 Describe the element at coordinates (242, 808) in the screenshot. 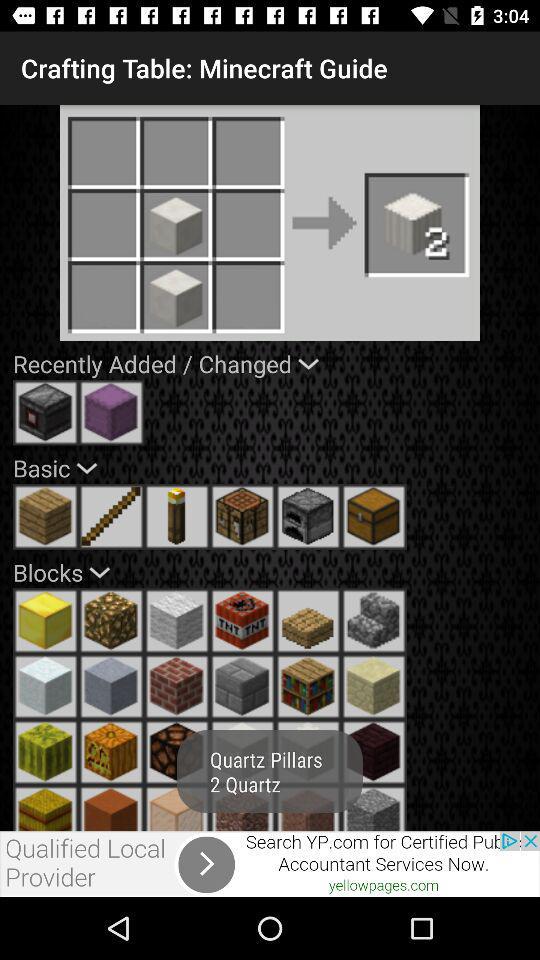

I see `item in item list` at that location.